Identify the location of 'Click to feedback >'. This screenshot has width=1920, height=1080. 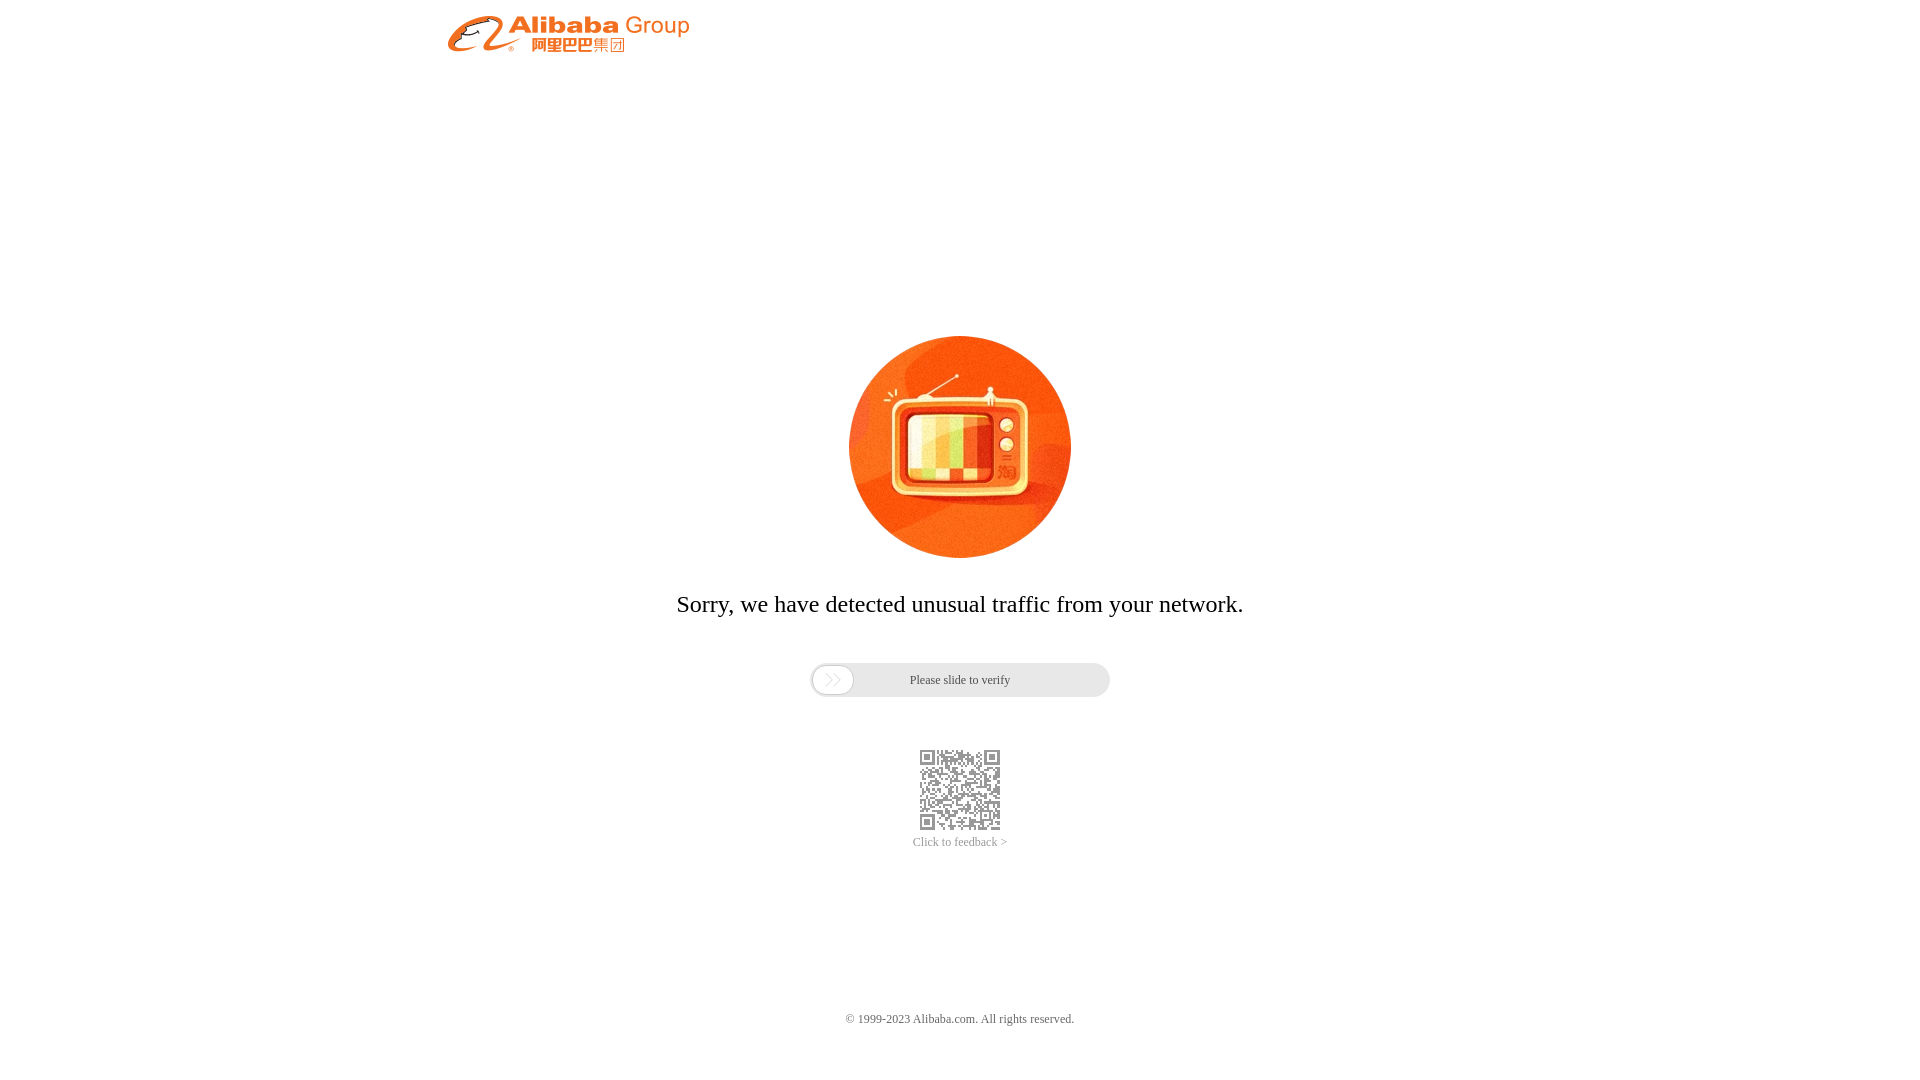
(960, 842).